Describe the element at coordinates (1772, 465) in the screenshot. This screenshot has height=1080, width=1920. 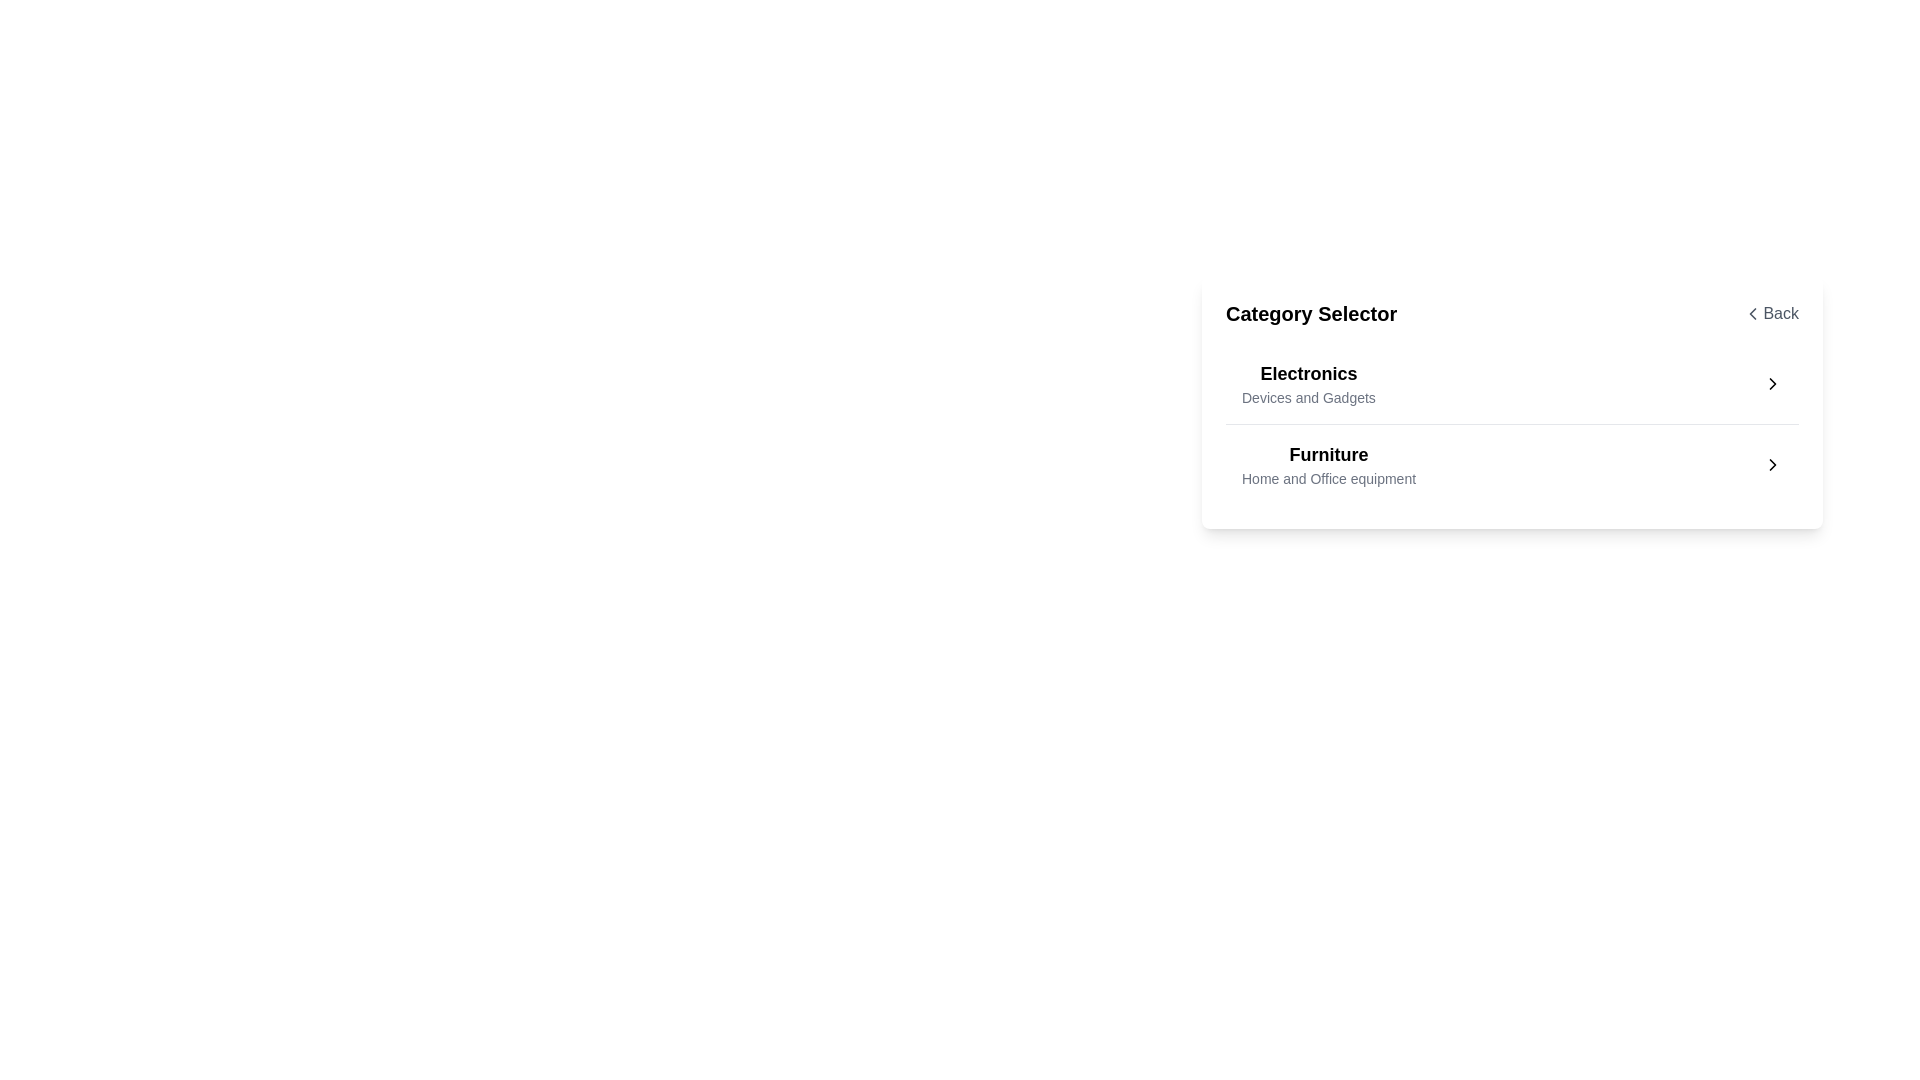
I see `the right-pointing chevron icon in the 'Furniture' row of the 'Category Selector' panel` at that location.